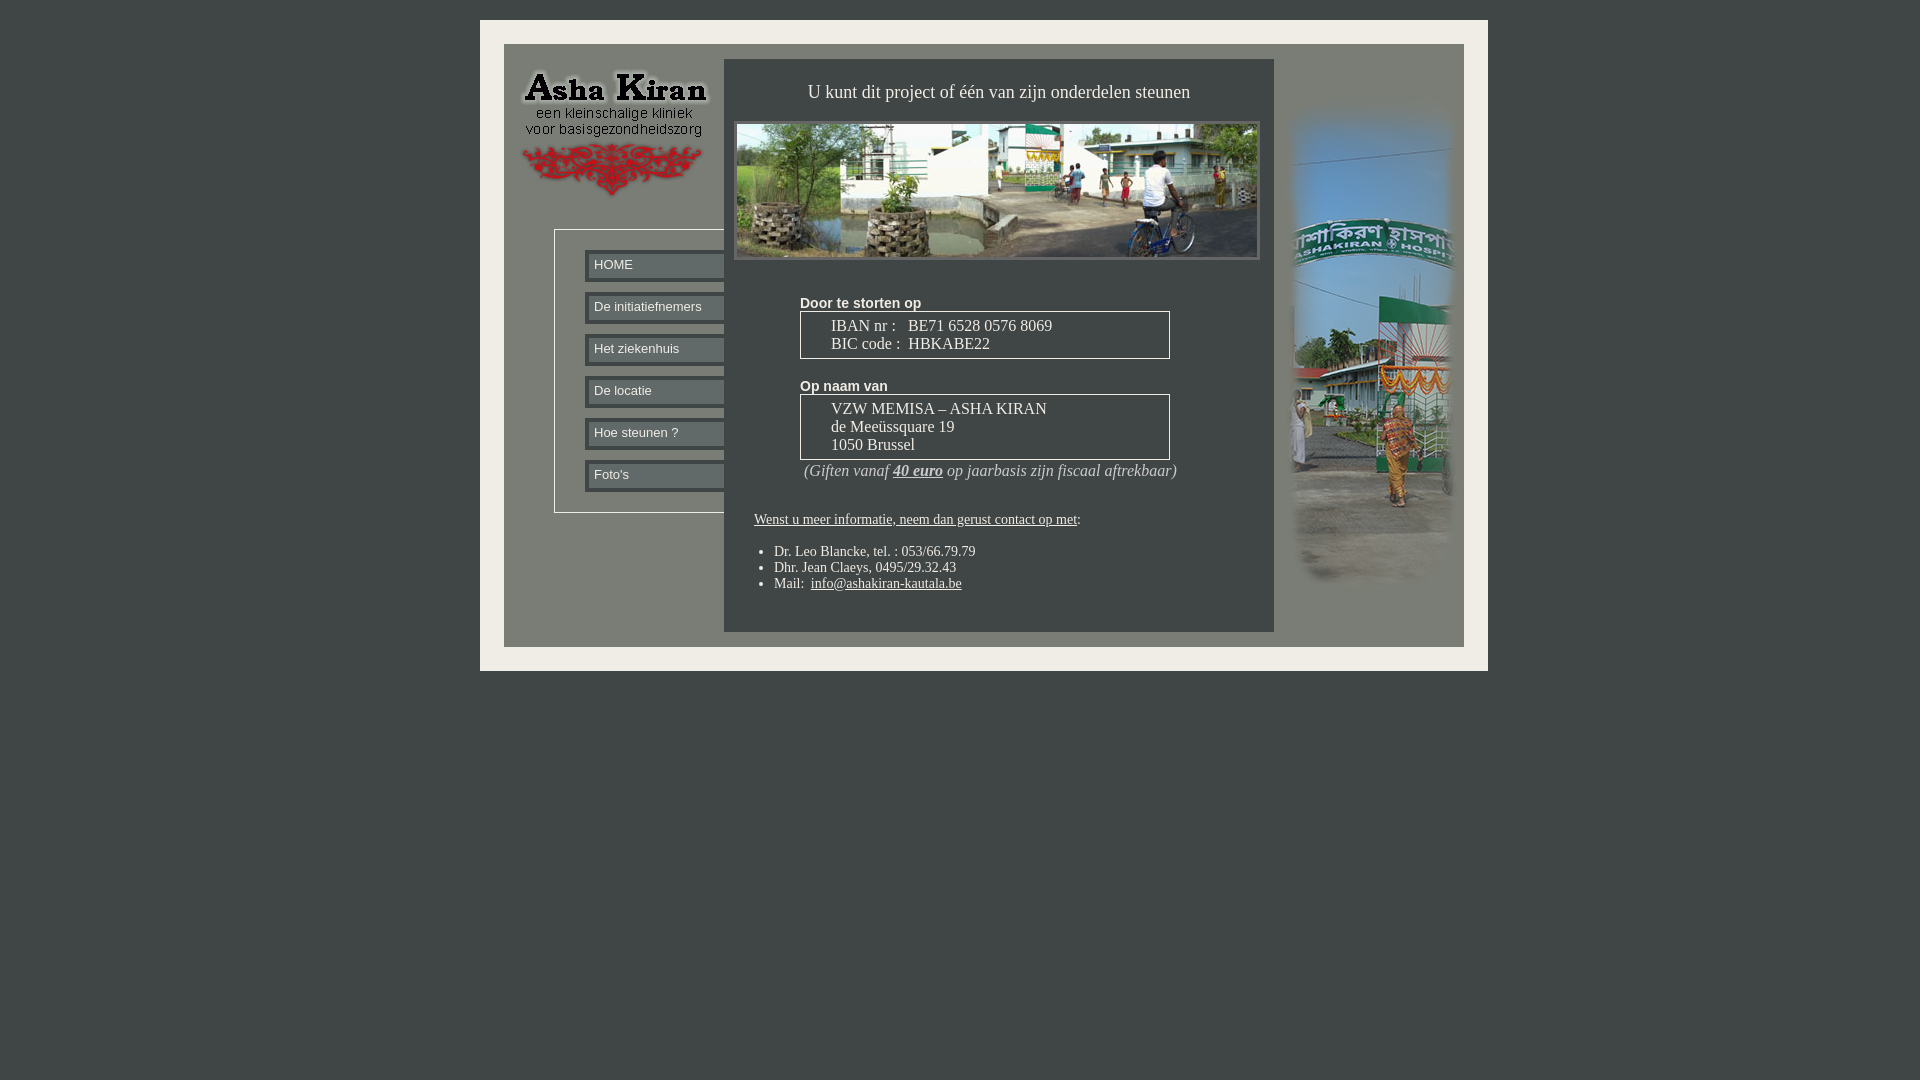 Image resolution: width=1920 pixels, height=1080 pixels. I want to click on 'info@ashakiran-kautala.be', so click(885, 583).